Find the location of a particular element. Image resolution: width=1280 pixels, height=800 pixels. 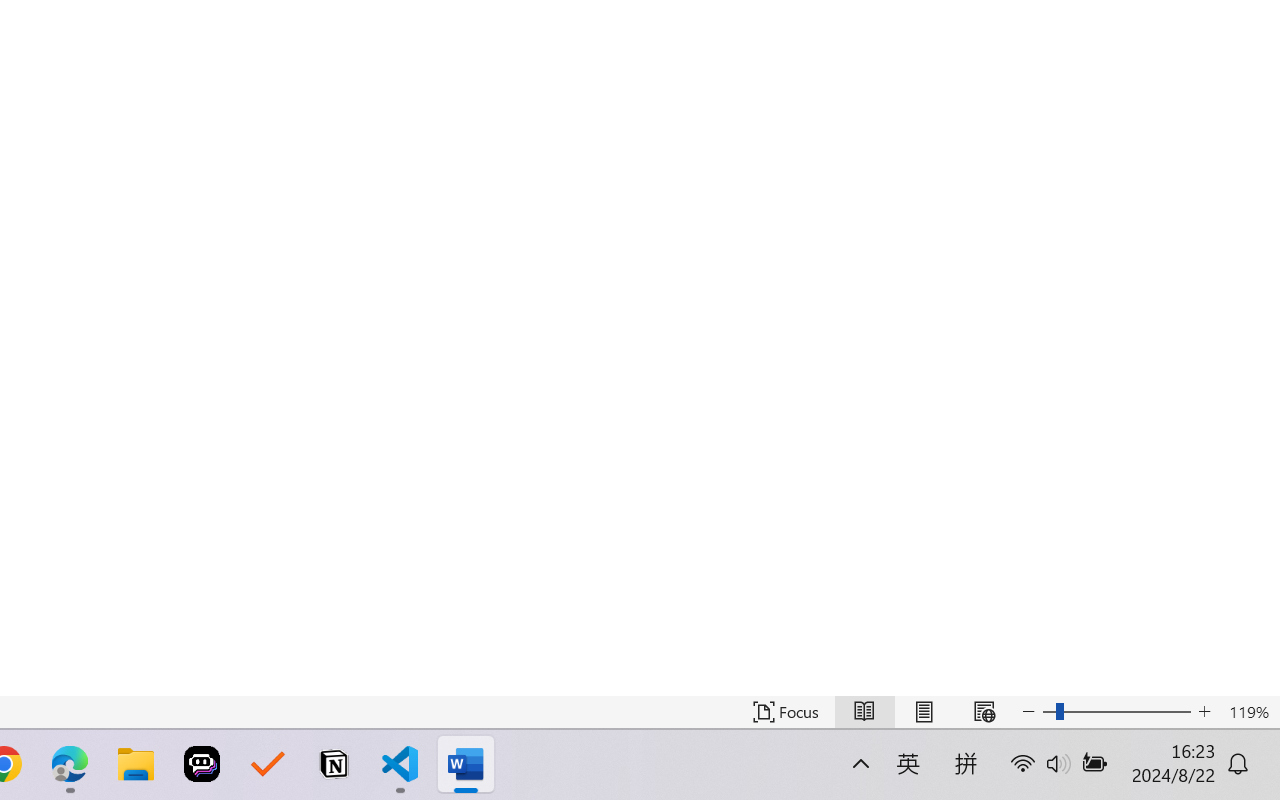

'Text Size' is located at coordinates (1115, 711).